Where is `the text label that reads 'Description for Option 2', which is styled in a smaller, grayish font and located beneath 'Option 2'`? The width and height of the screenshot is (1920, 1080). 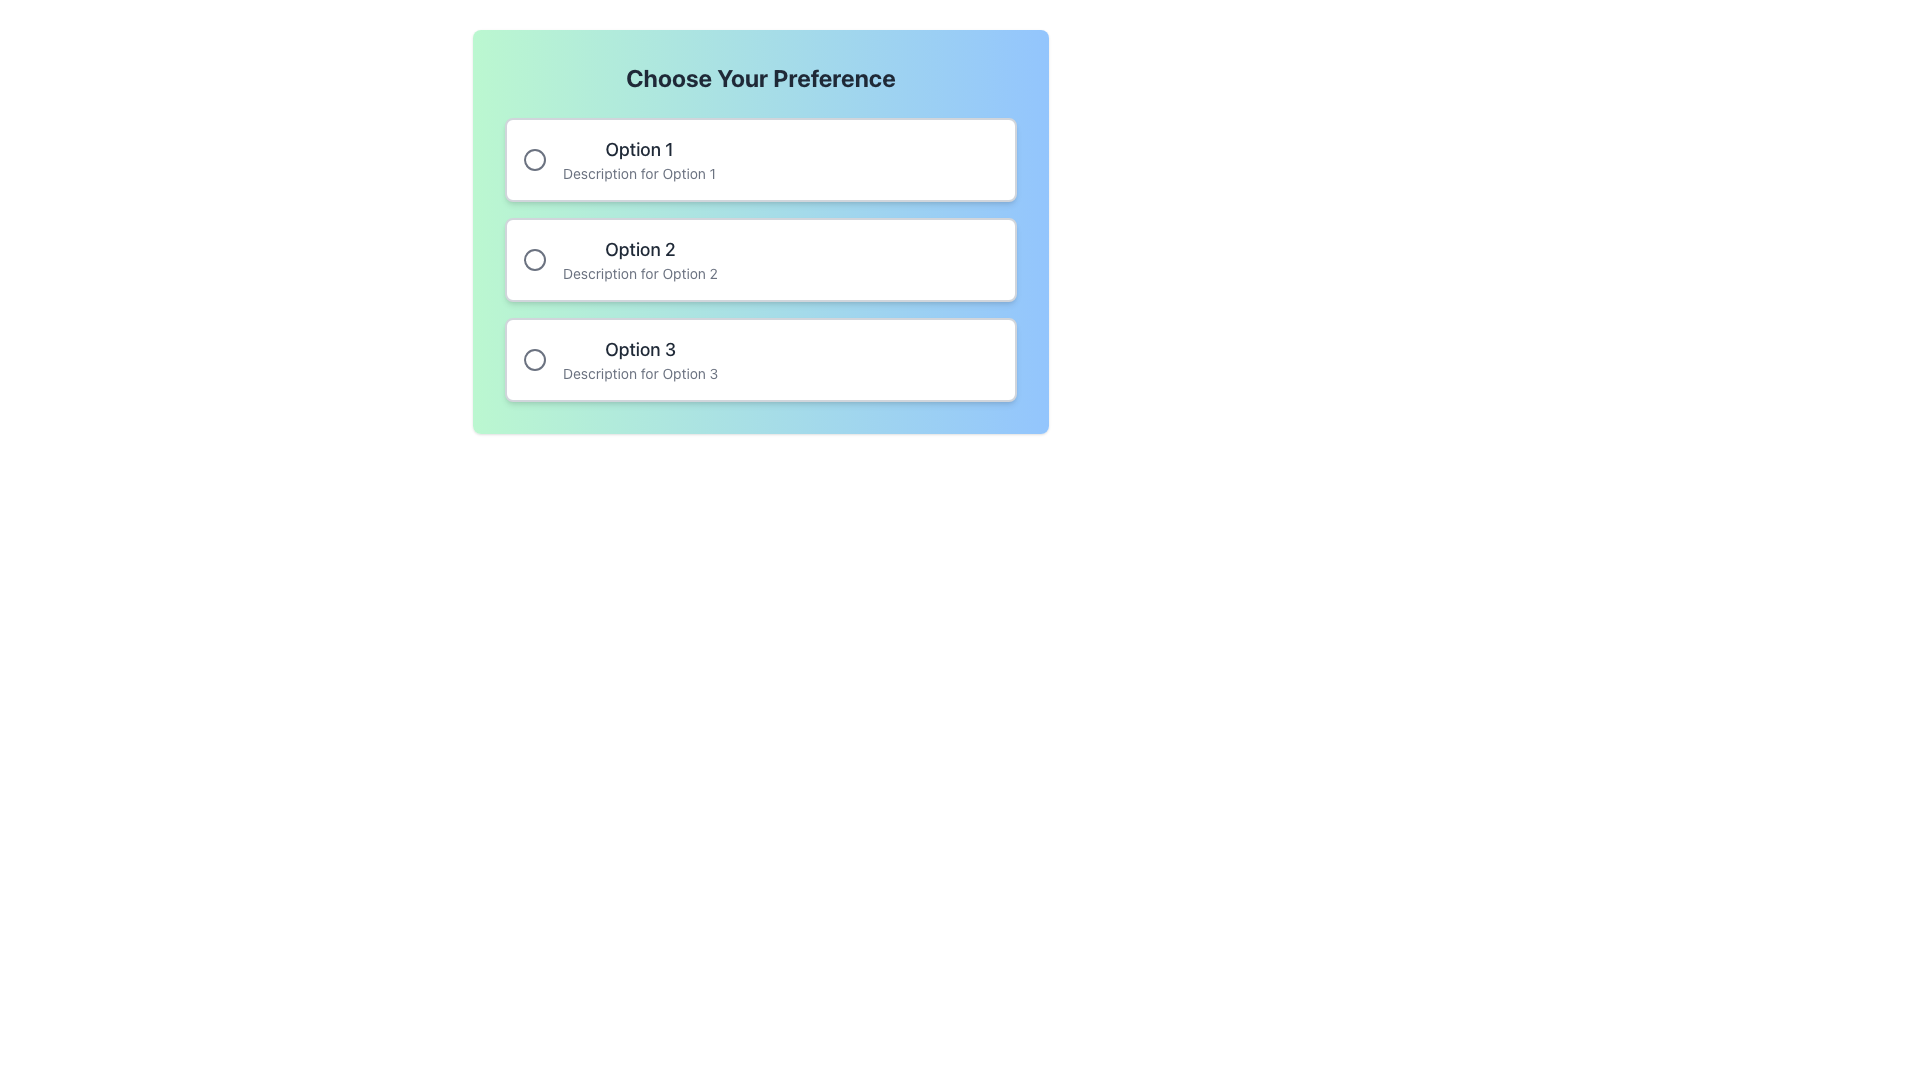
the text label that reads 'Description for Option 2', which is styled in a smaller, grayish font and located beneath 'Option 2' is located at coordinates (640, 273).